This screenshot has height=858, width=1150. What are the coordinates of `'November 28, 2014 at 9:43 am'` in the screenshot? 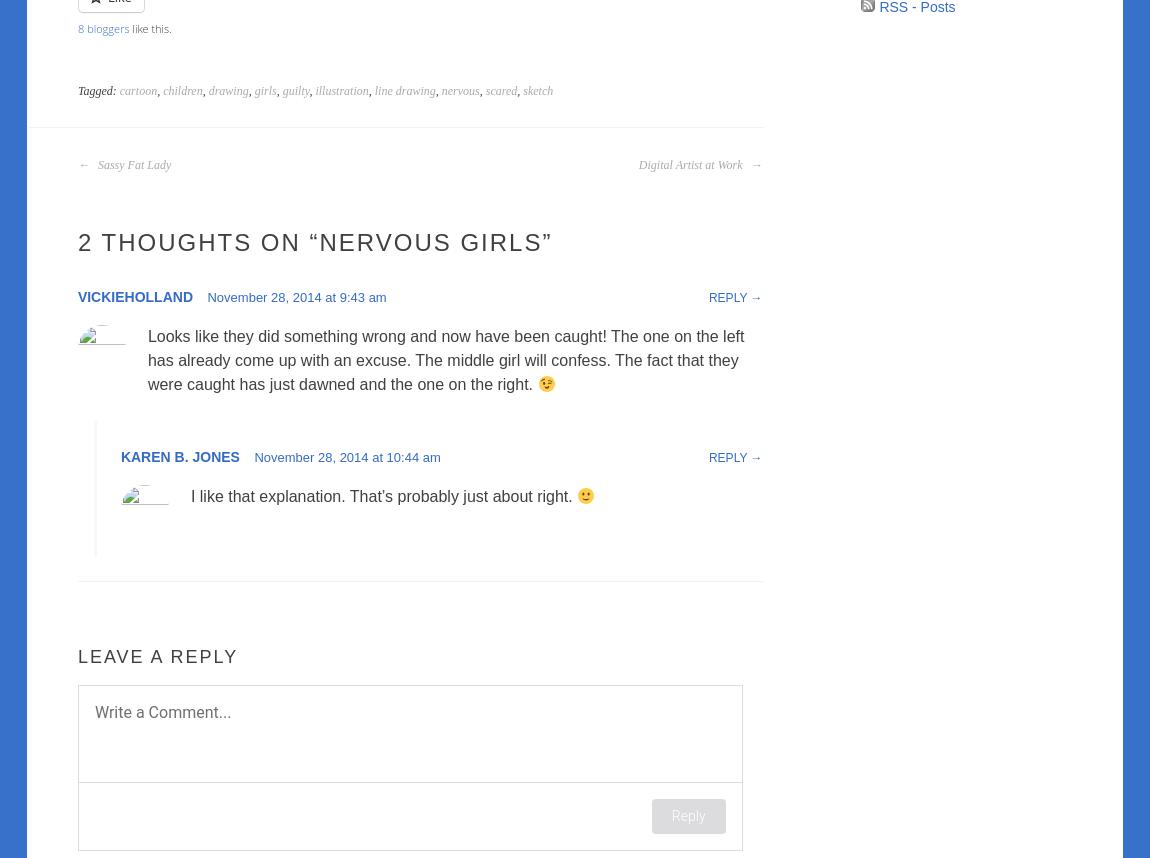 It's located at (296, 297).